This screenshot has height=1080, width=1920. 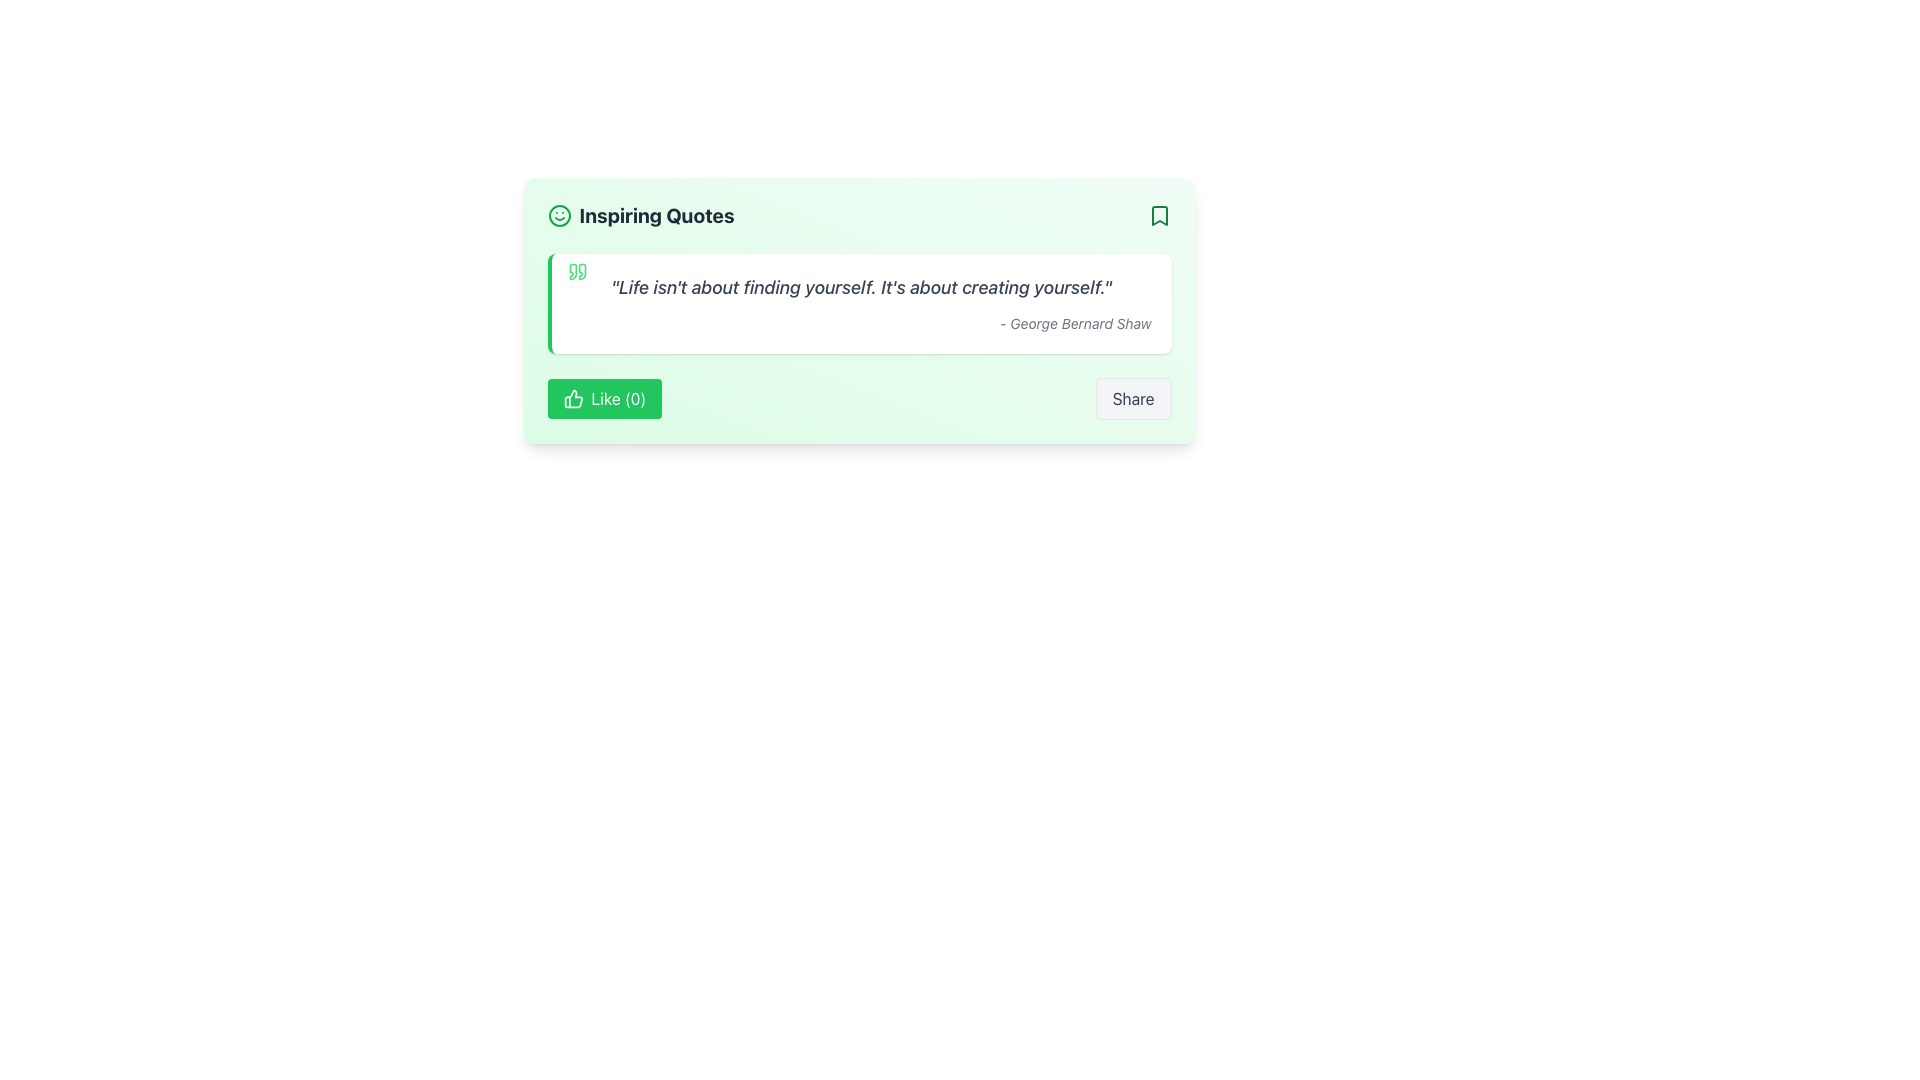 I want to click on motivational quote text displayed in the quote card component, which is centrally positioned above the author's name, 'George Bernard Shaw', so click(x=861, y=288).